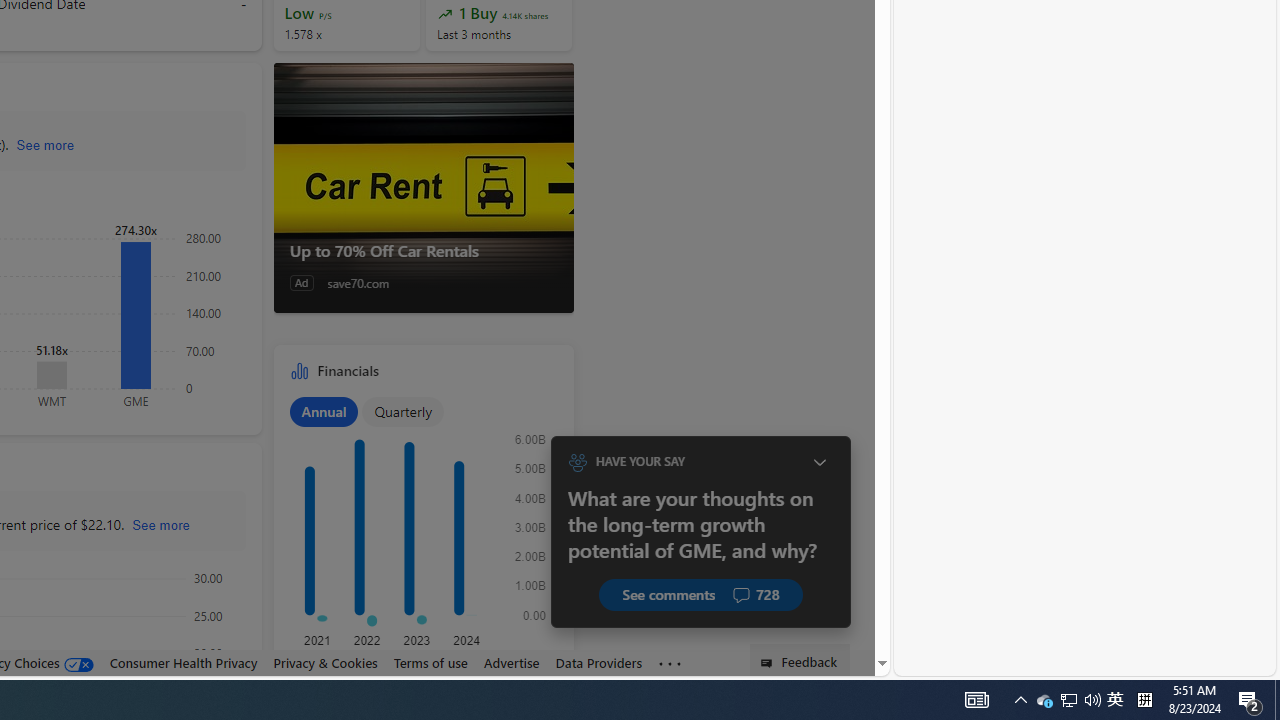  Describe the element at coordinates (670, 663) in the screenshot. I see `'Class: oneFooter_seeMore-DS-EntryPoint1-1'` at that location.